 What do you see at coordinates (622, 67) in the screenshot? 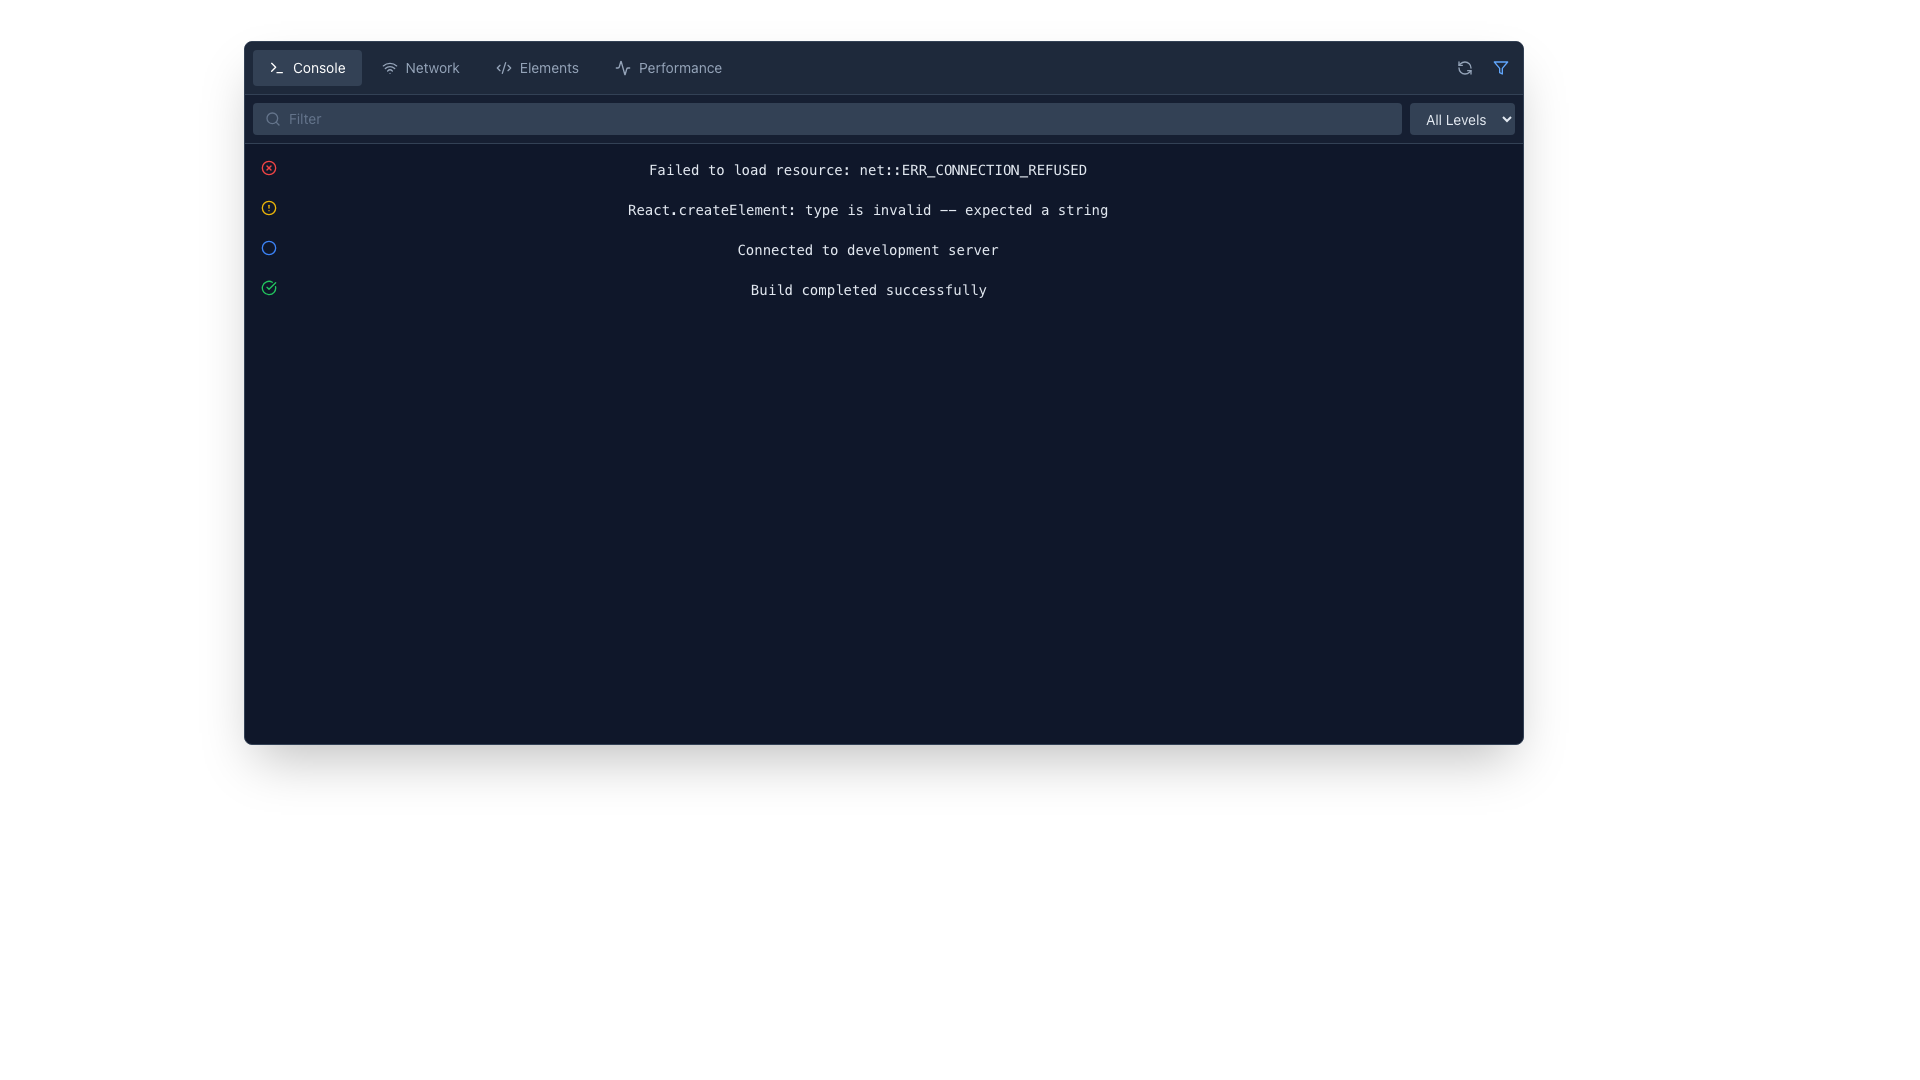
I see `the small dynamic waveform icon, which is the leftmost icon in the row next to the text 'Performance'` at bounding box center [622, 67].